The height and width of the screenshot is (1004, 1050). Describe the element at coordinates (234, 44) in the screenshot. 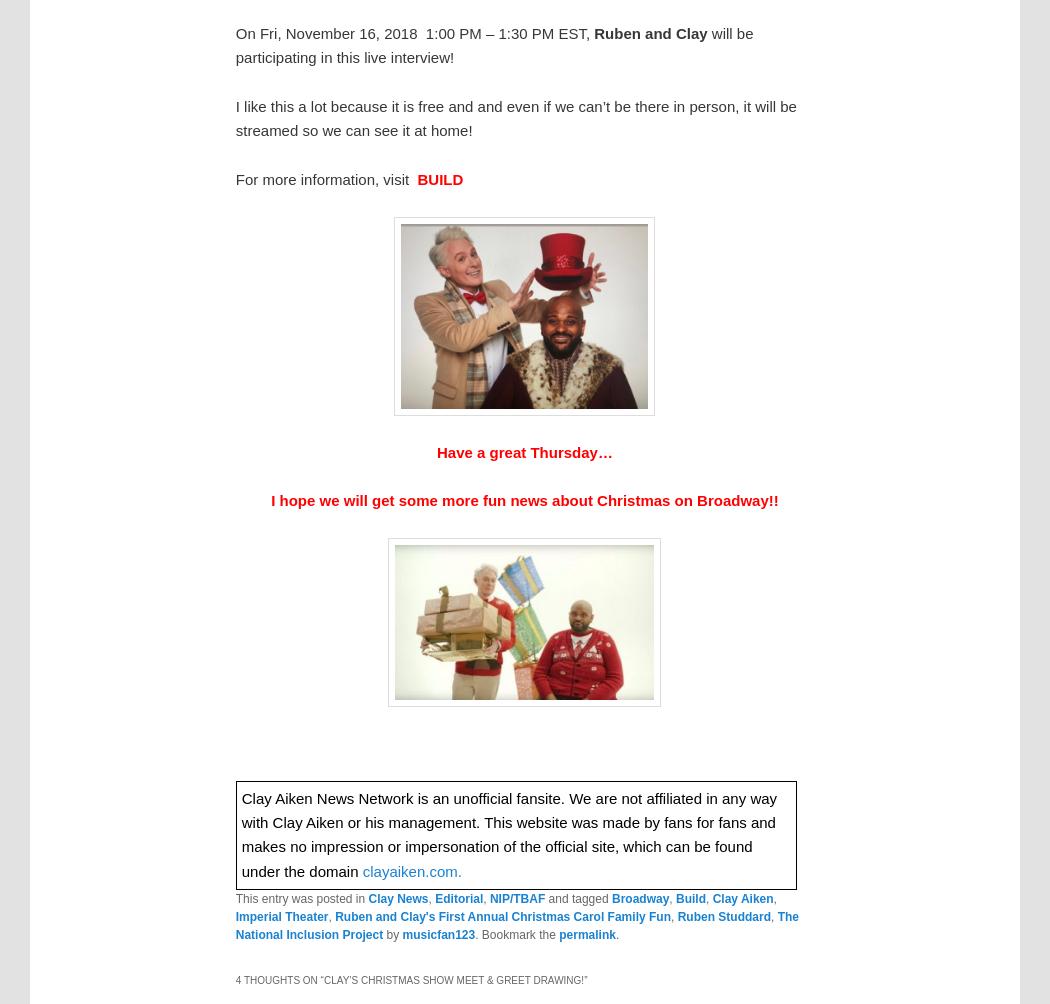

I see `'will be participating in this live interview!'` at that location.